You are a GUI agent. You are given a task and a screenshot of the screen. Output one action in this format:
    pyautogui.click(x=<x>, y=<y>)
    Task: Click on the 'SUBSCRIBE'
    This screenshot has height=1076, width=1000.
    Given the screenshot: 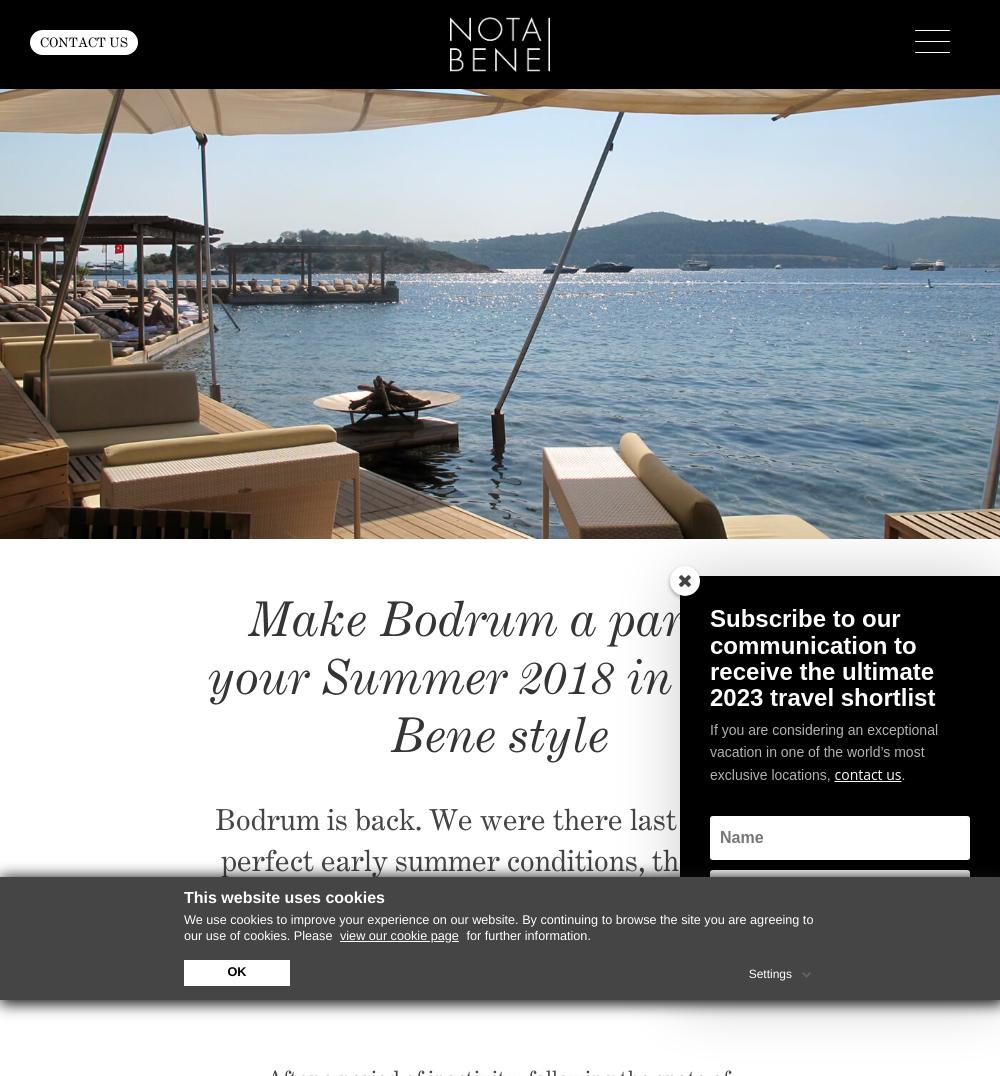 What is the action you would take?
    pyautogui.click(x=838, y=942)
    